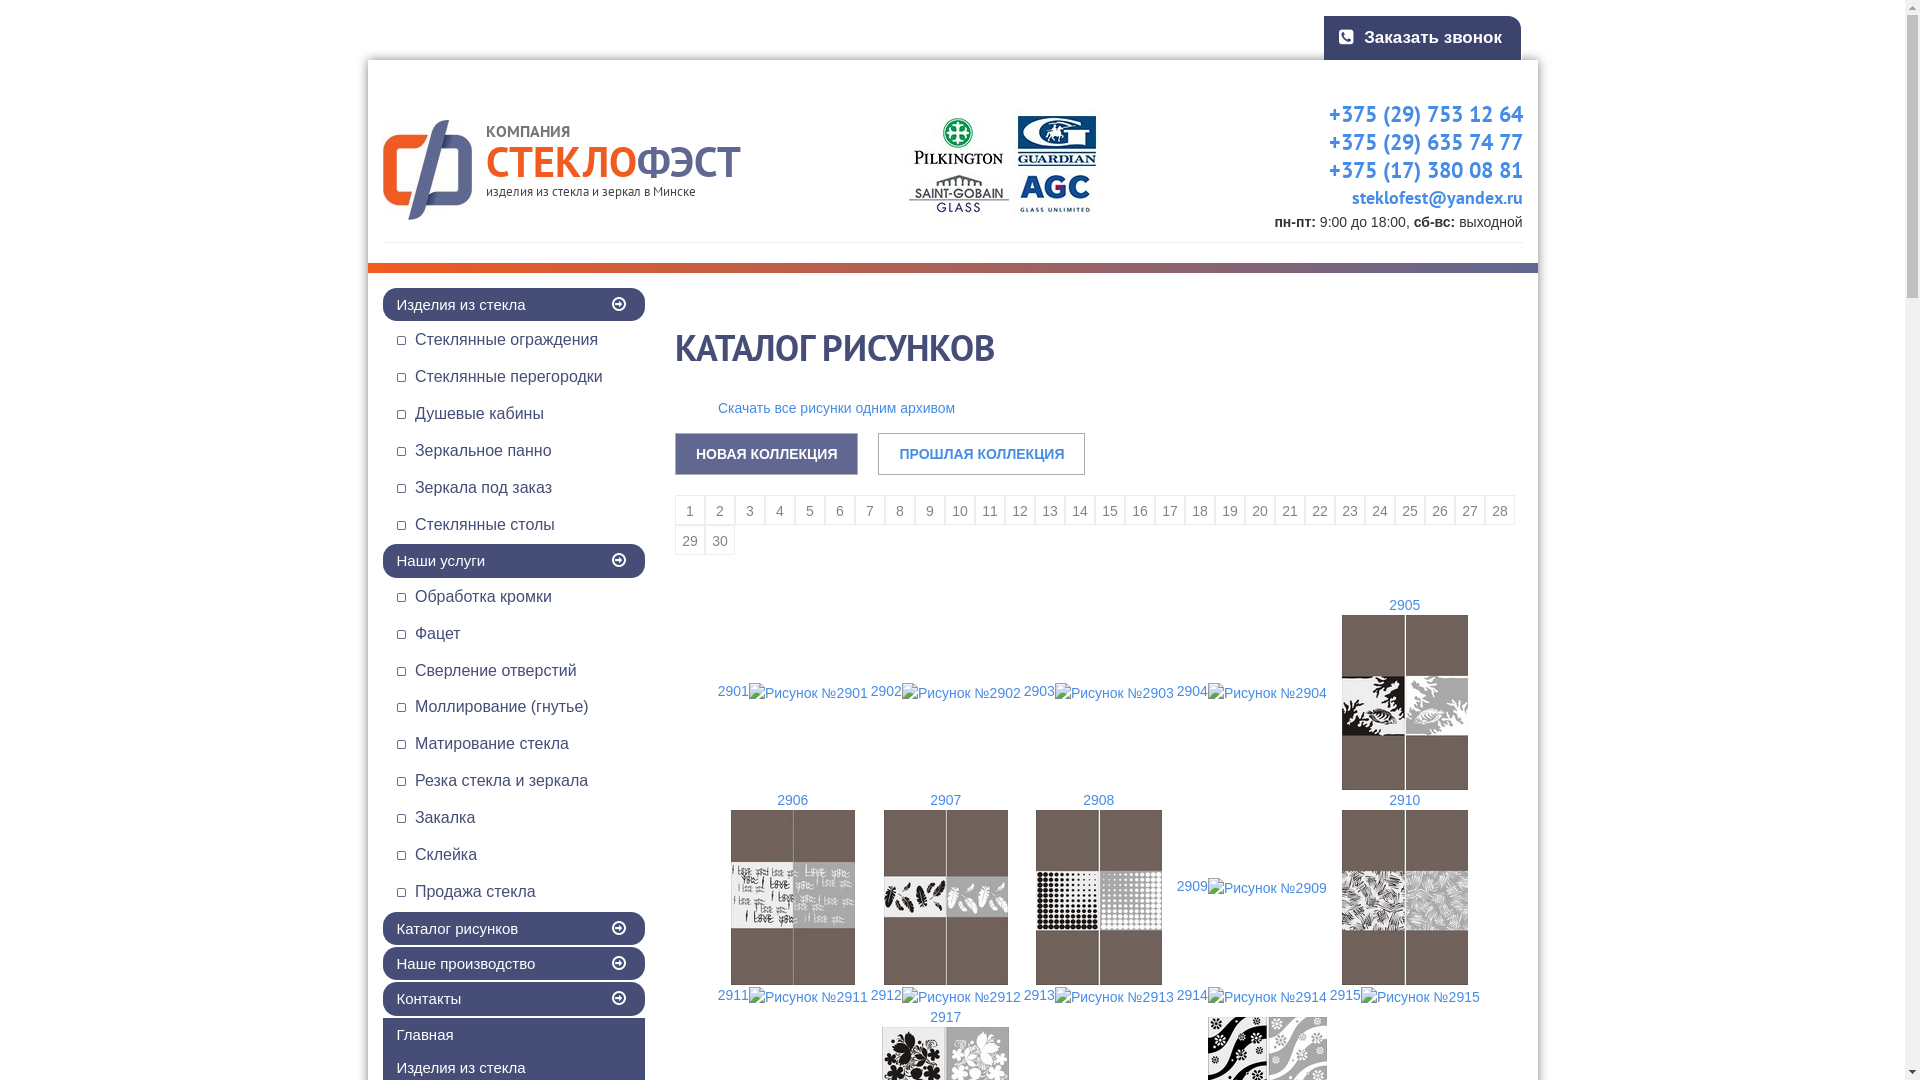 The width and height of the screenshot is (1920, 1080). I want to click on '+375 (29) 753 12 64', so click(1407, 114).